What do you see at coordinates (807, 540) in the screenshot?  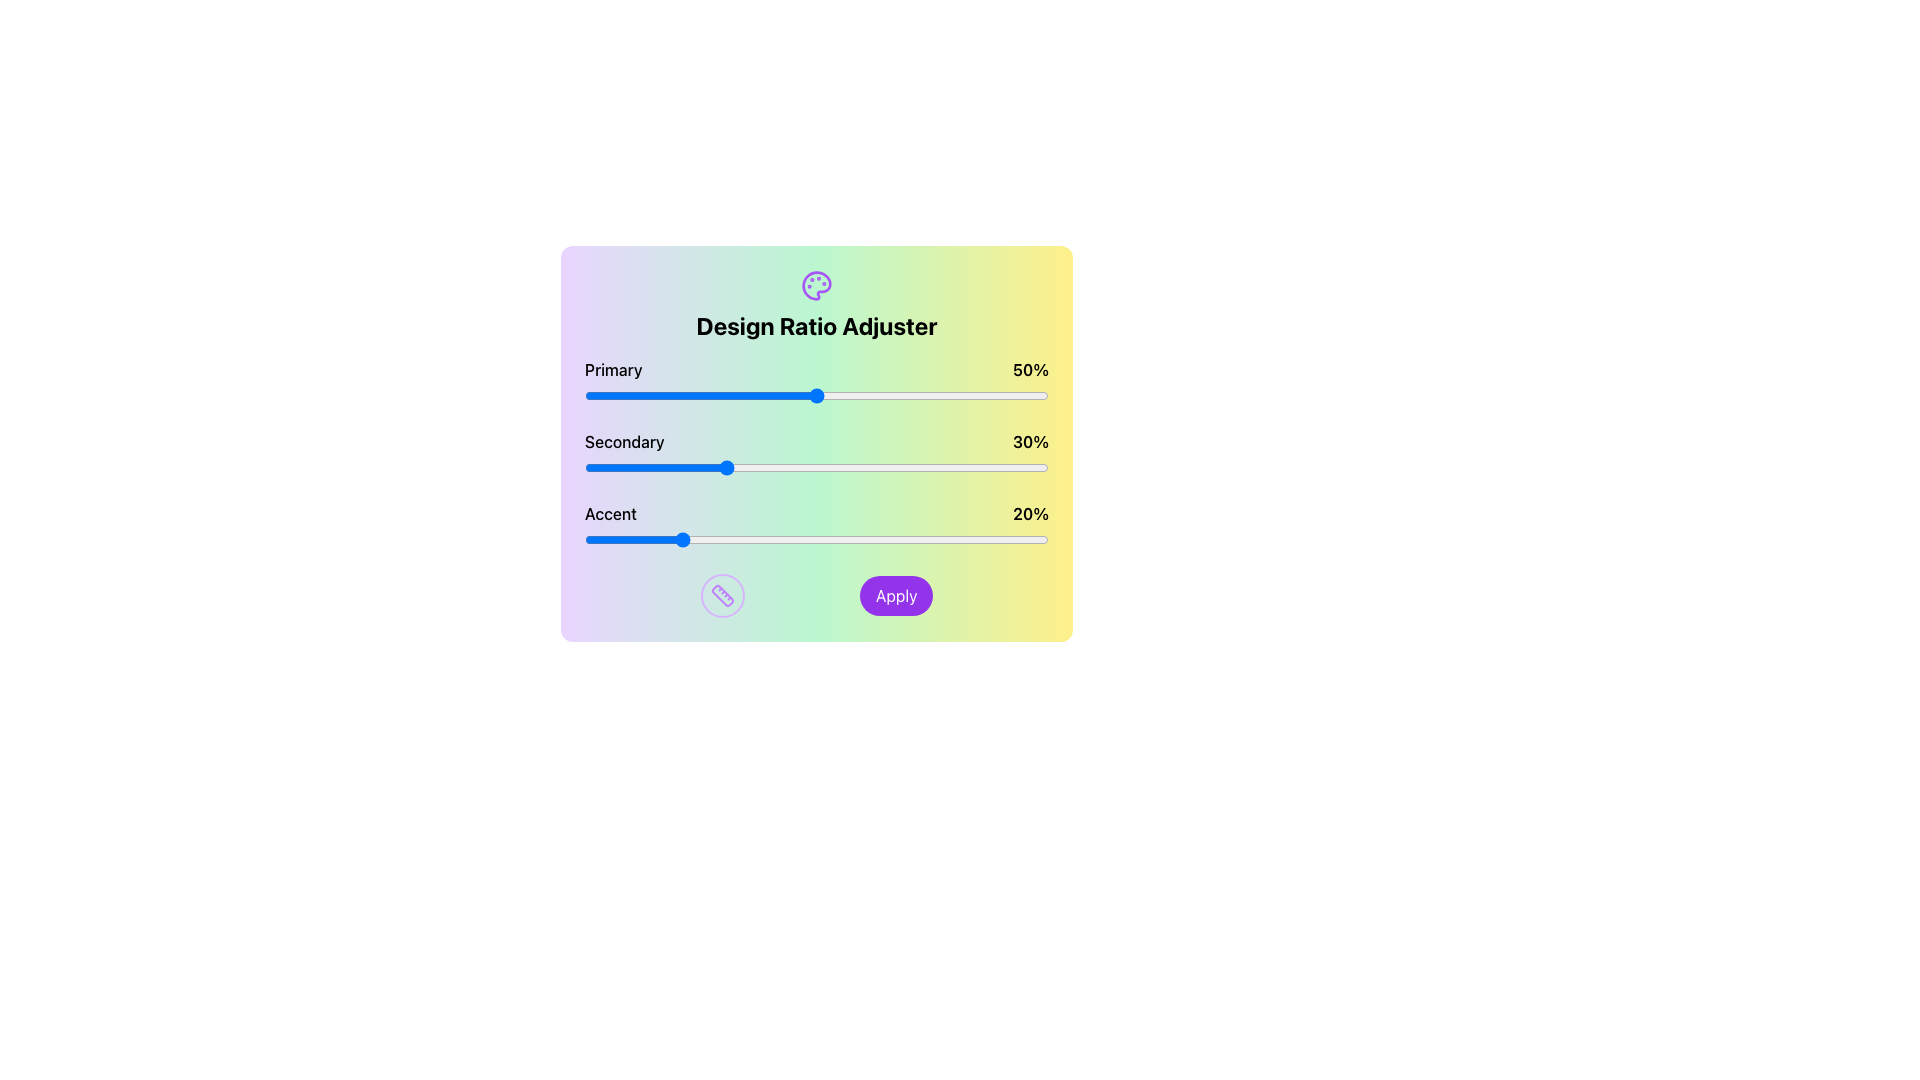 I see `the accent ratio slider` at bounding box center [807, 540].